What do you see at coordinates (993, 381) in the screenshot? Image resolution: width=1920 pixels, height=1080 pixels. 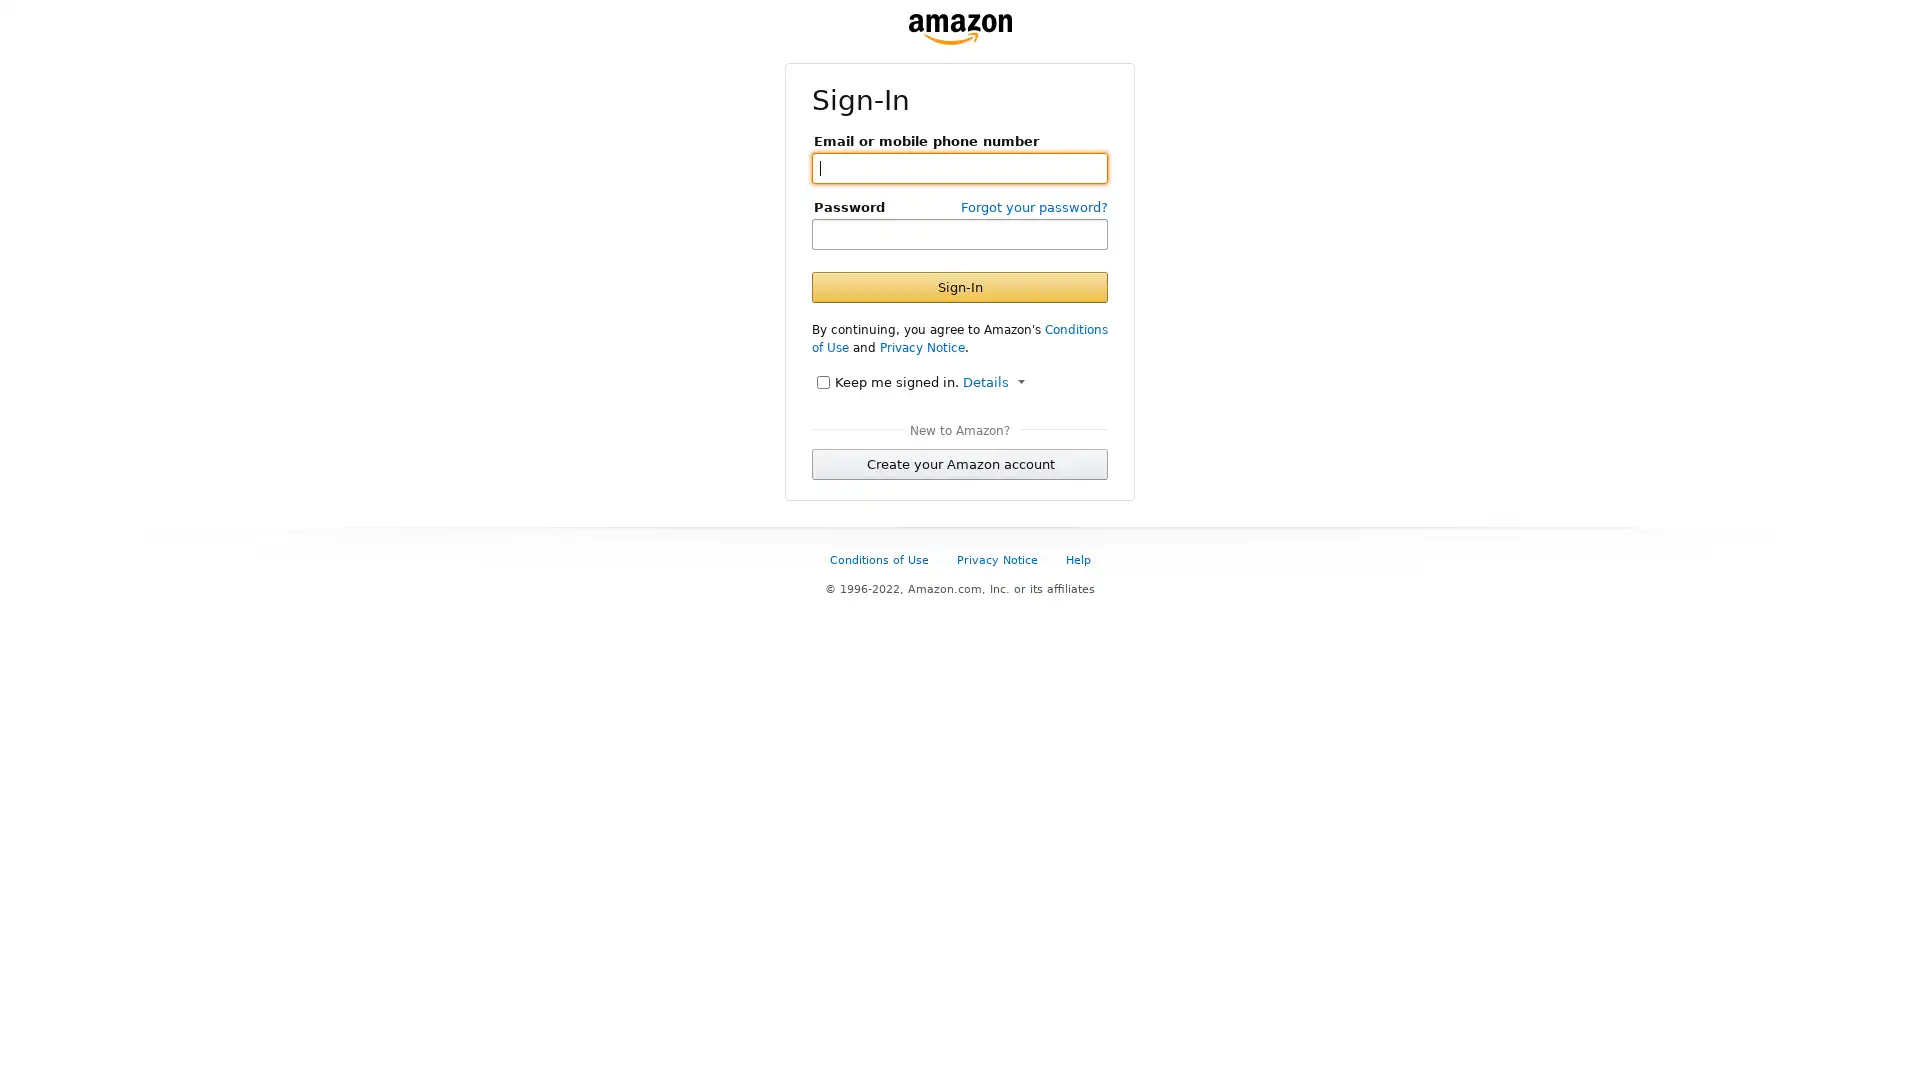 I see `Details` at bounding box center [993, 381].